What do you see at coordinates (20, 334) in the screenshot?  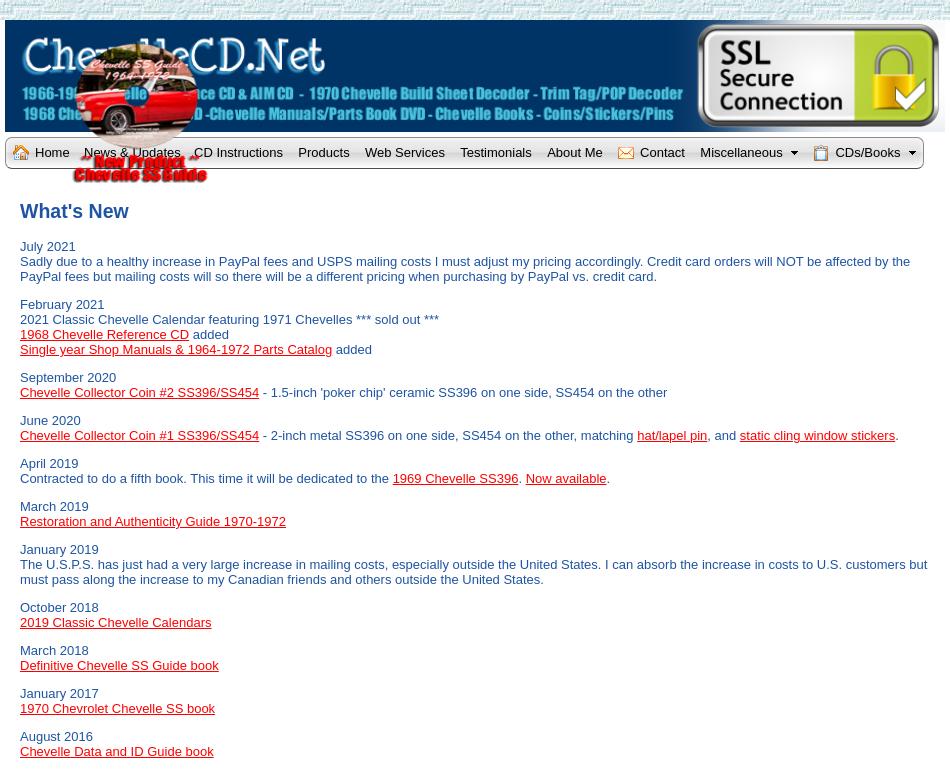 I see `'1968 Chevelle Reference CD'` at bounding box center [20, 334].